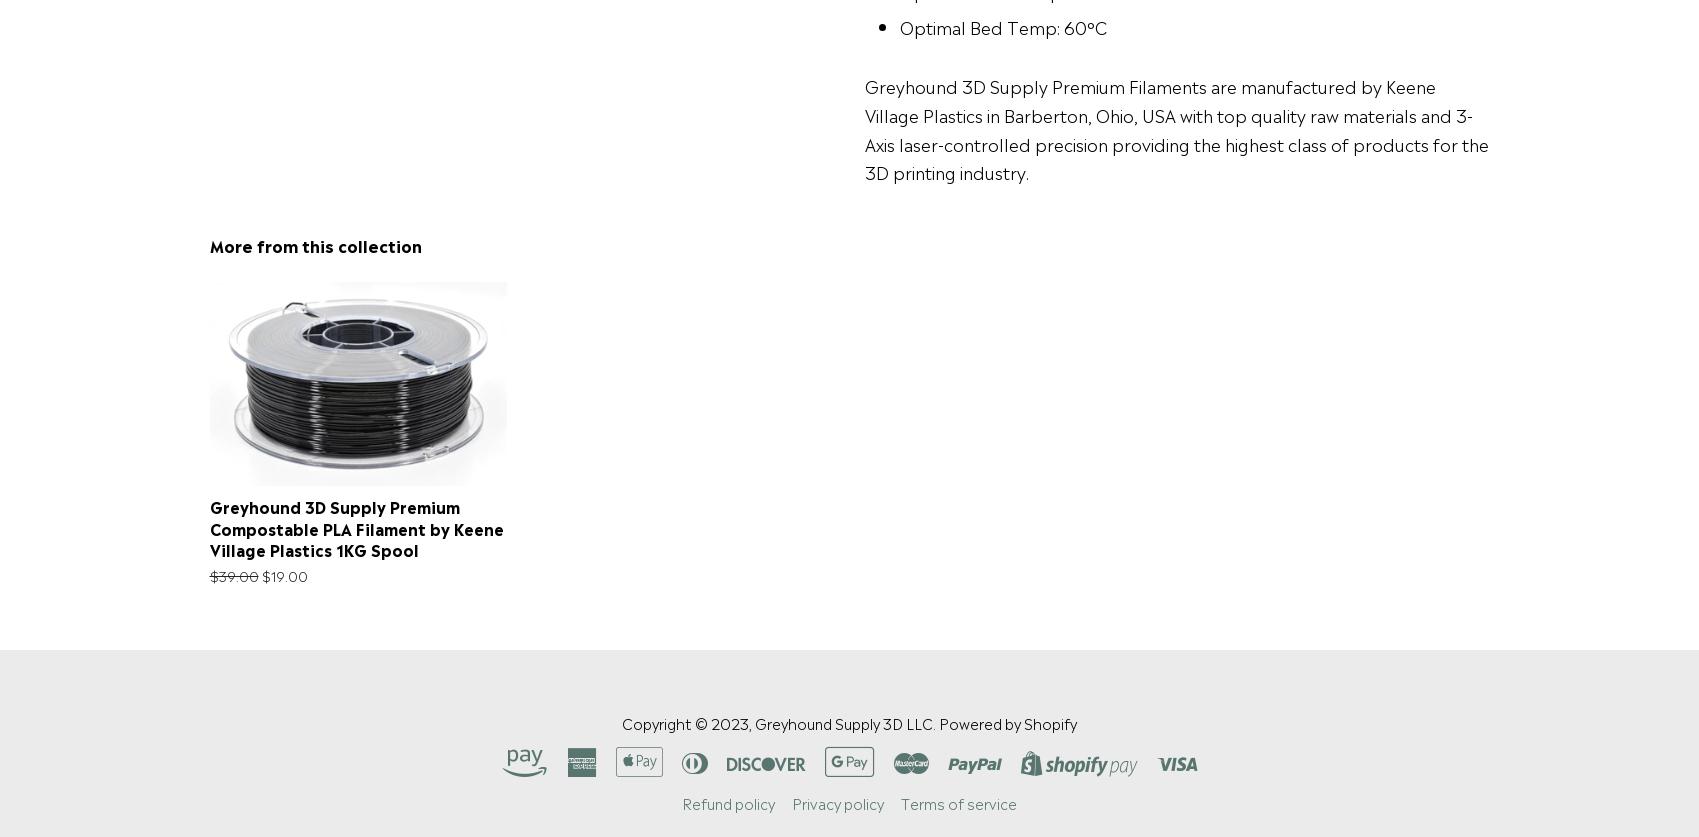  I want to click on 'Terms of service', so click(958, 801).